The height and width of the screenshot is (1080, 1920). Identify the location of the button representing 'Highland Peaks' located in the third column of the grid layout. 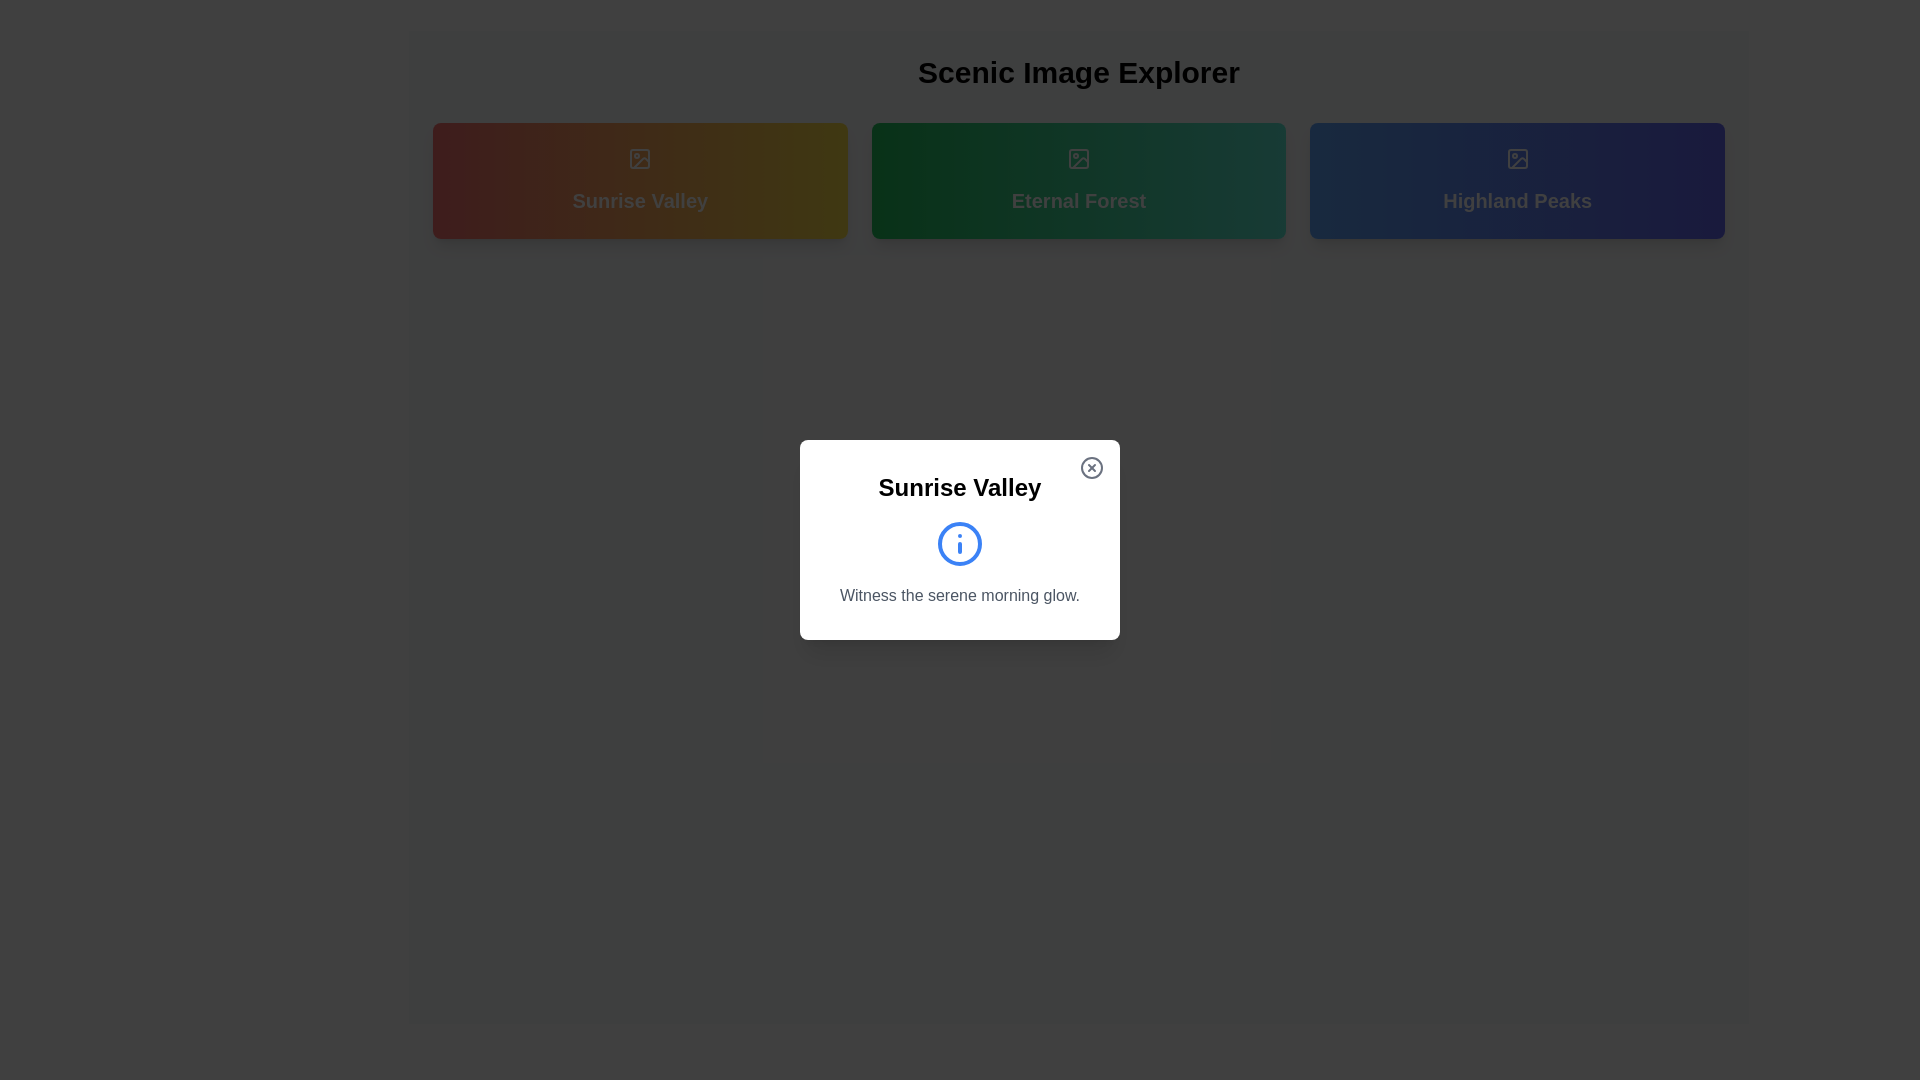
(1517, 181).